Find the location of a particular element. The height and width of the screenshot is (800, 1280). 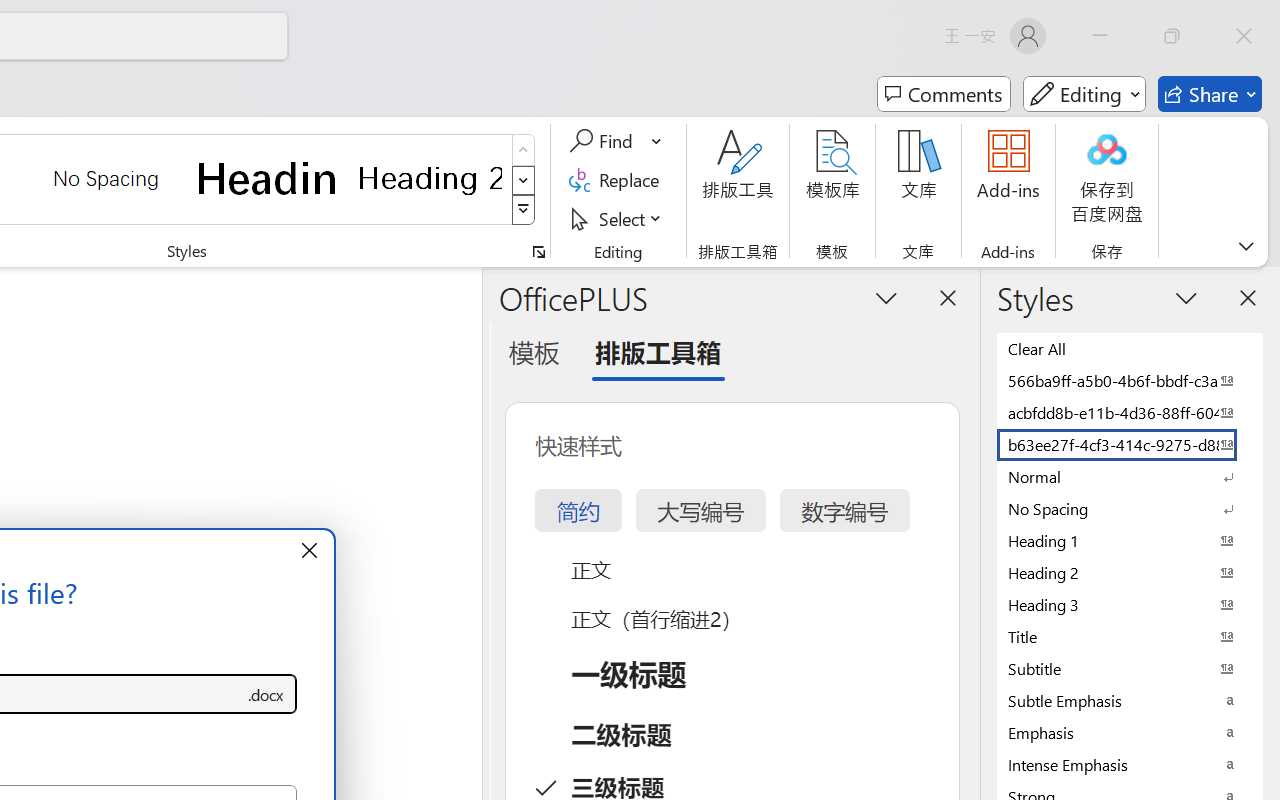

'Save as type' is located at coordinates (264, 694).